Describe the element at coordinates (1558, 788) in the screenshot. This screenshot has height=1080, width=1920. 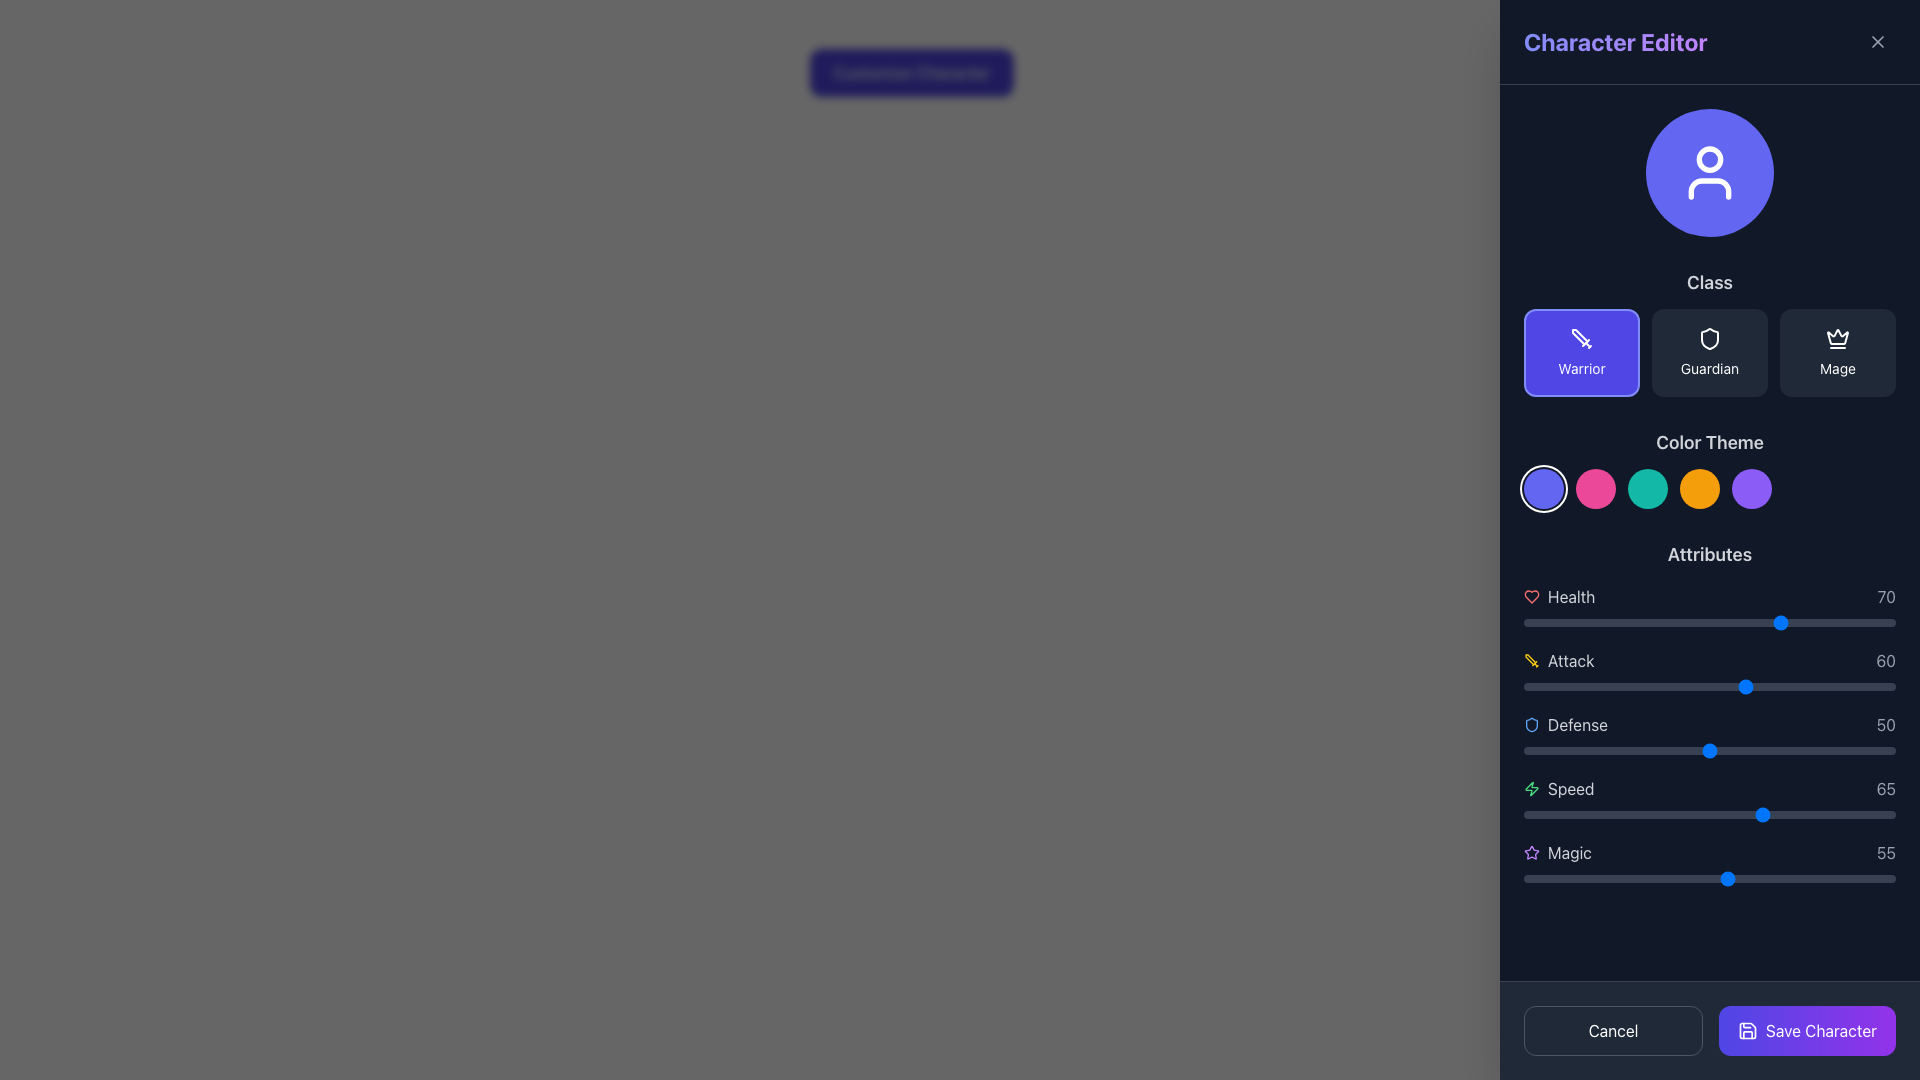
I see `'Speed' label, which is the fourth attribute in the 'Attributes' section of the 'Character Editor' interface, to associate it with its function` at that location.